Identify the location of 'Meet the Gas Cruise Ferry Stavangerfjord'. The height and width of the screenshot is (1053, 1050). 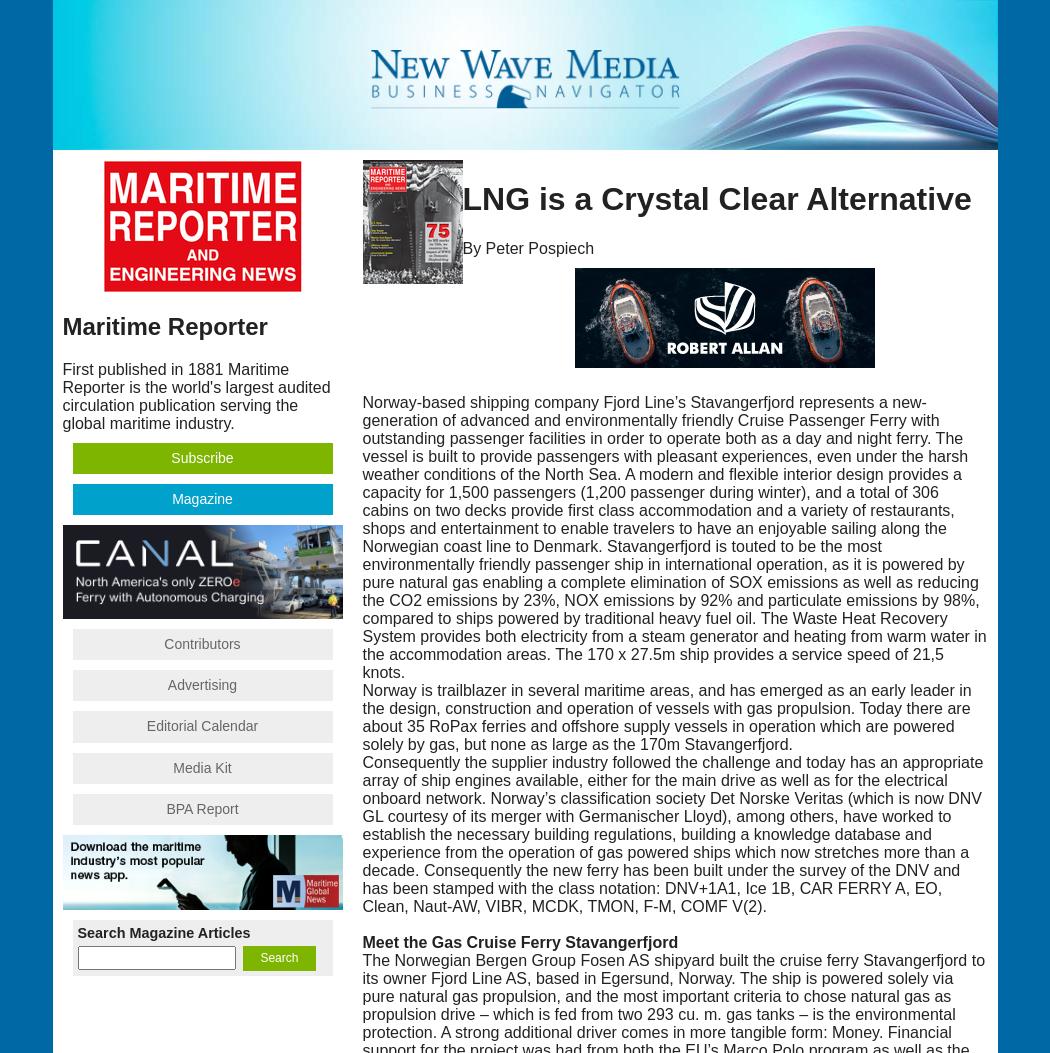
(518, 940).